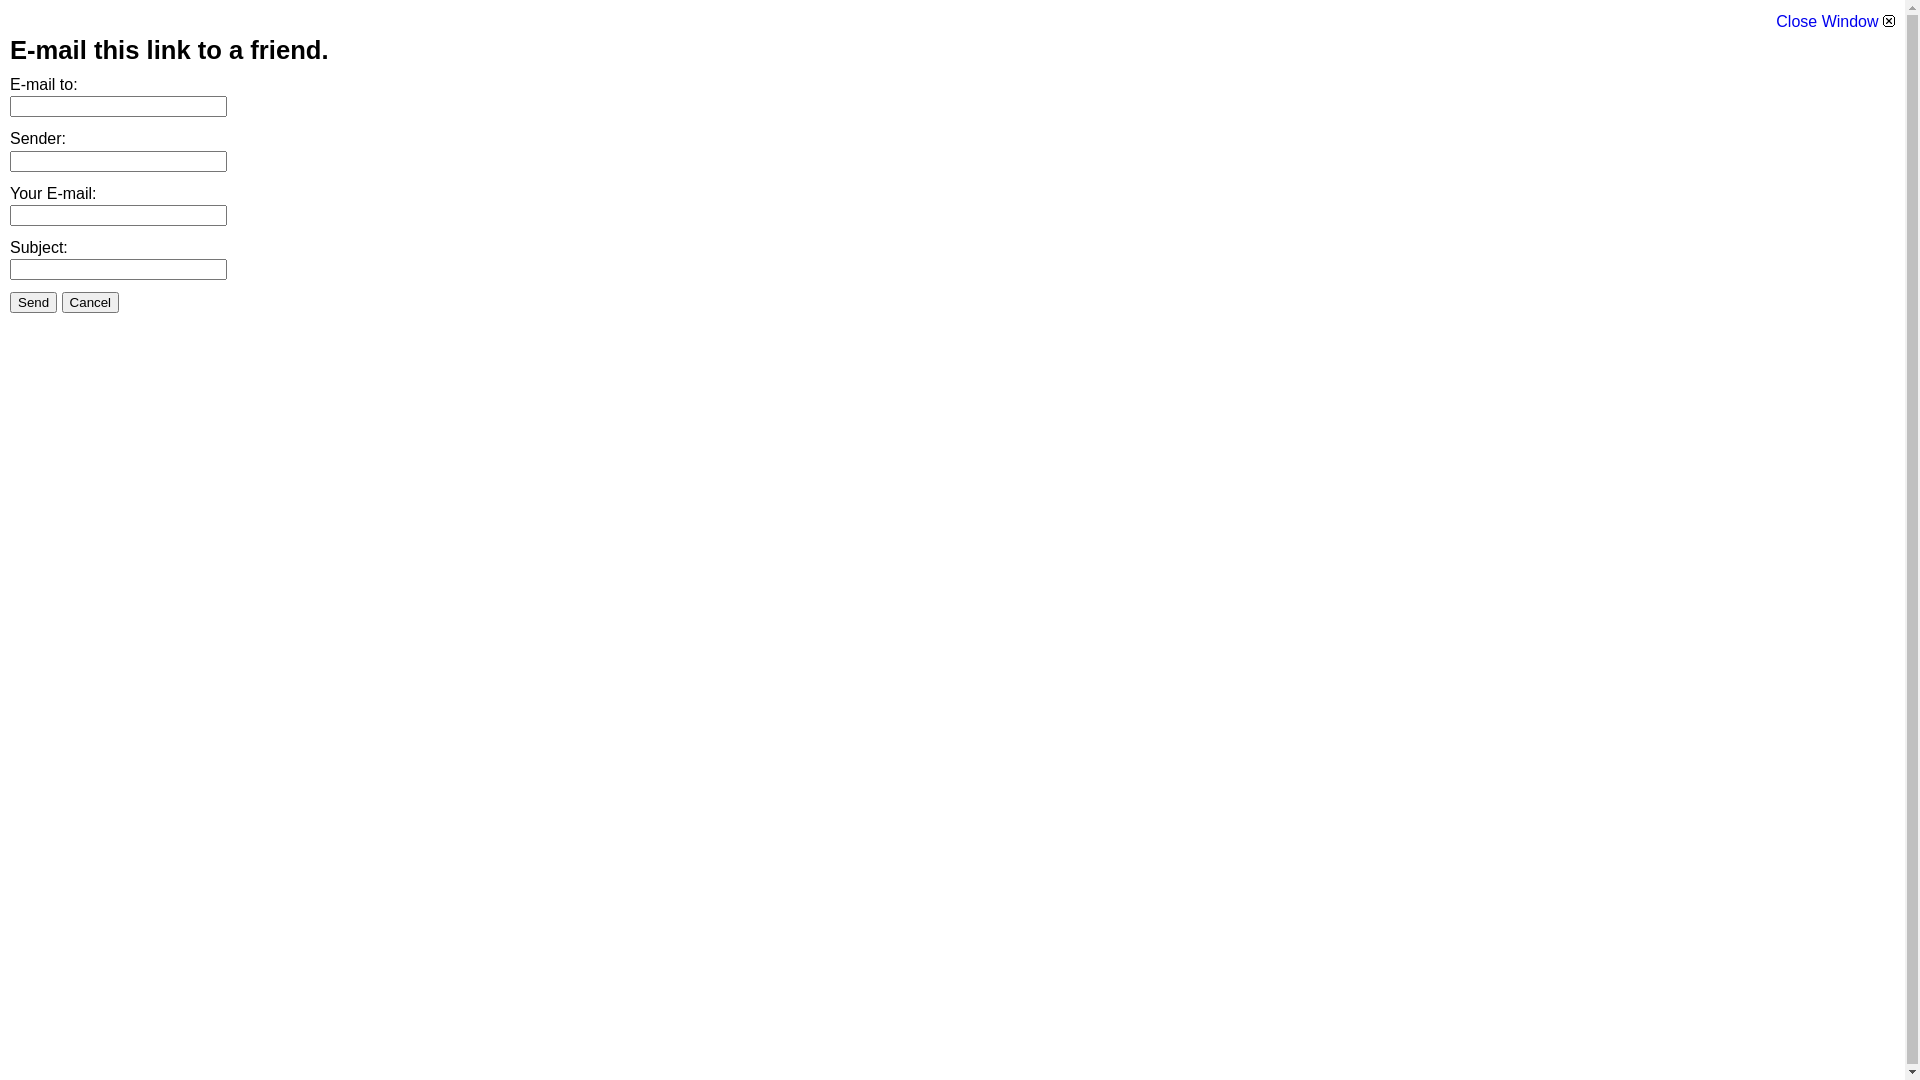  What do you see at coordinates (90, 302) in the screenshot?
I see `'Cancel'` at bounding box center [90, 302].